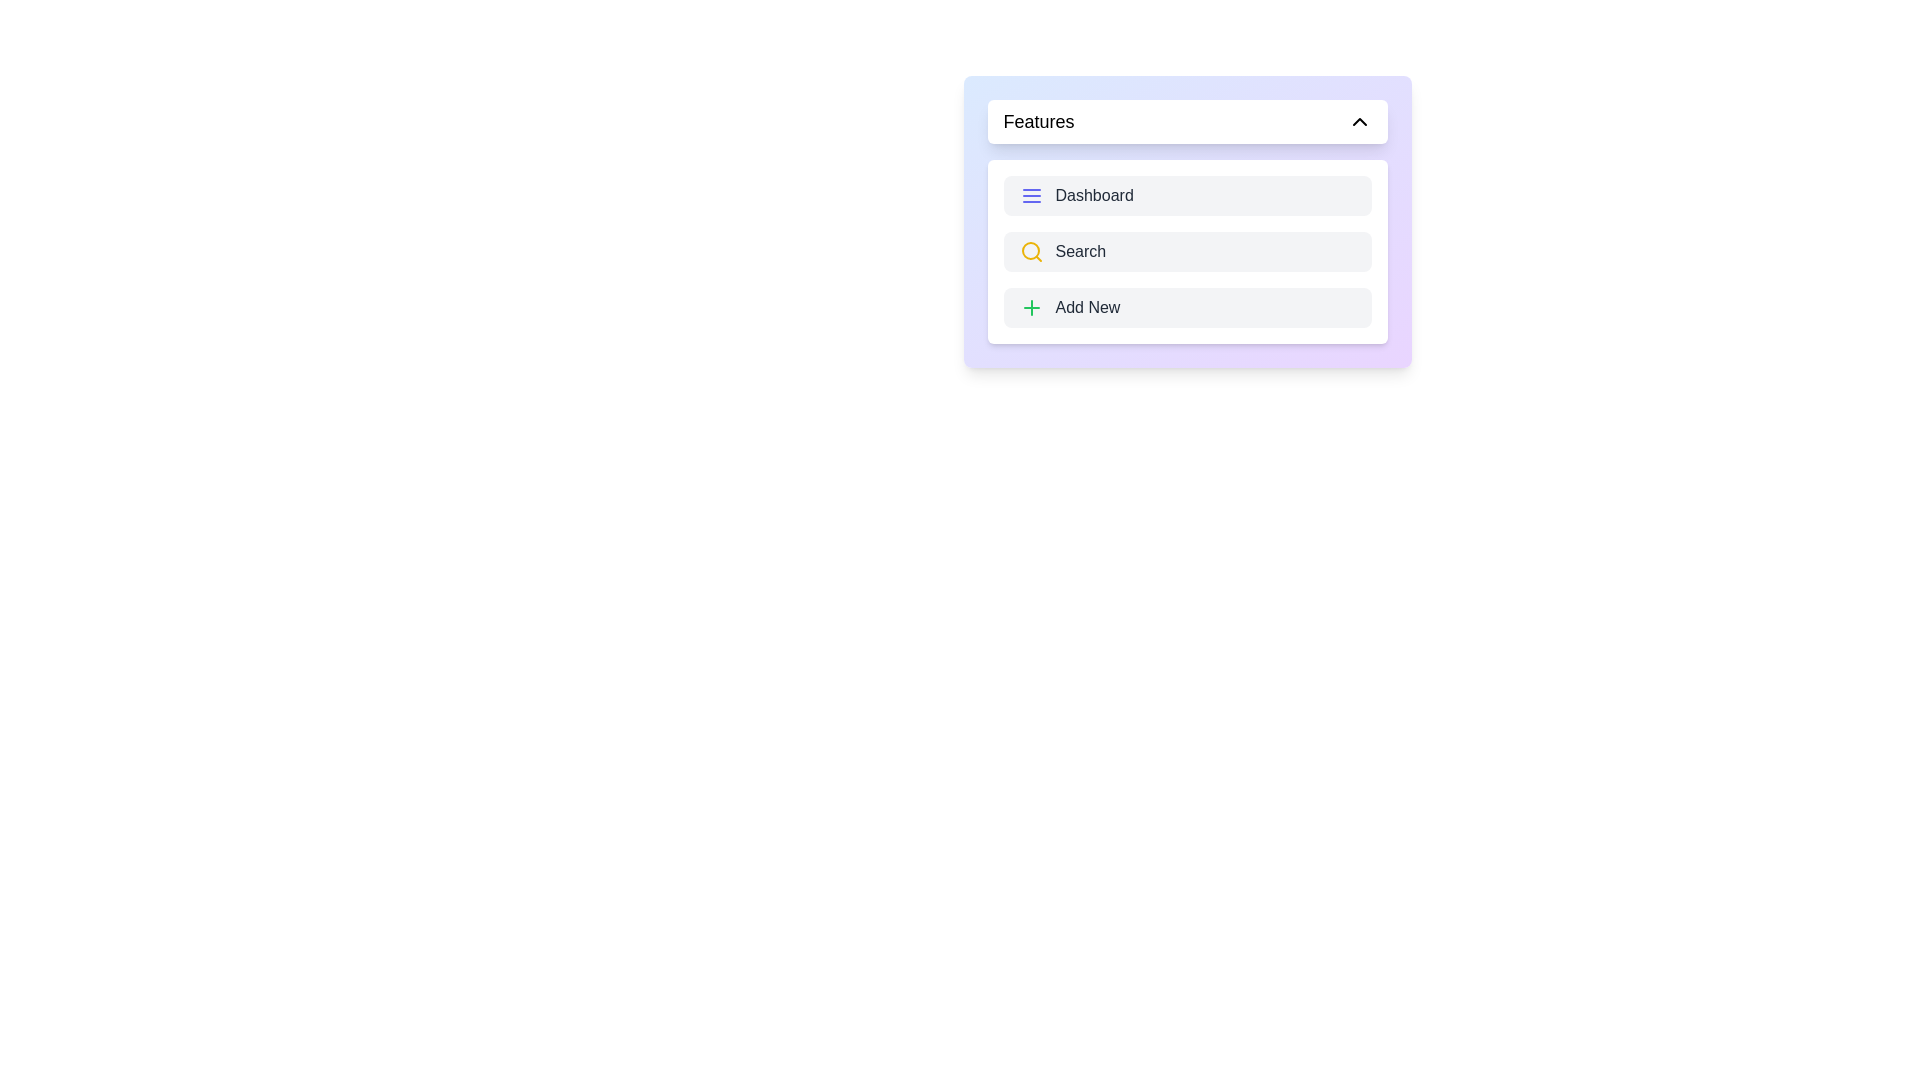 This screenshot has width=1920, height=1080. Describe the element at coordinates (1187, 122) in the screenshot. I see `the 'Features' button to toggle the menu expansion` at that location.